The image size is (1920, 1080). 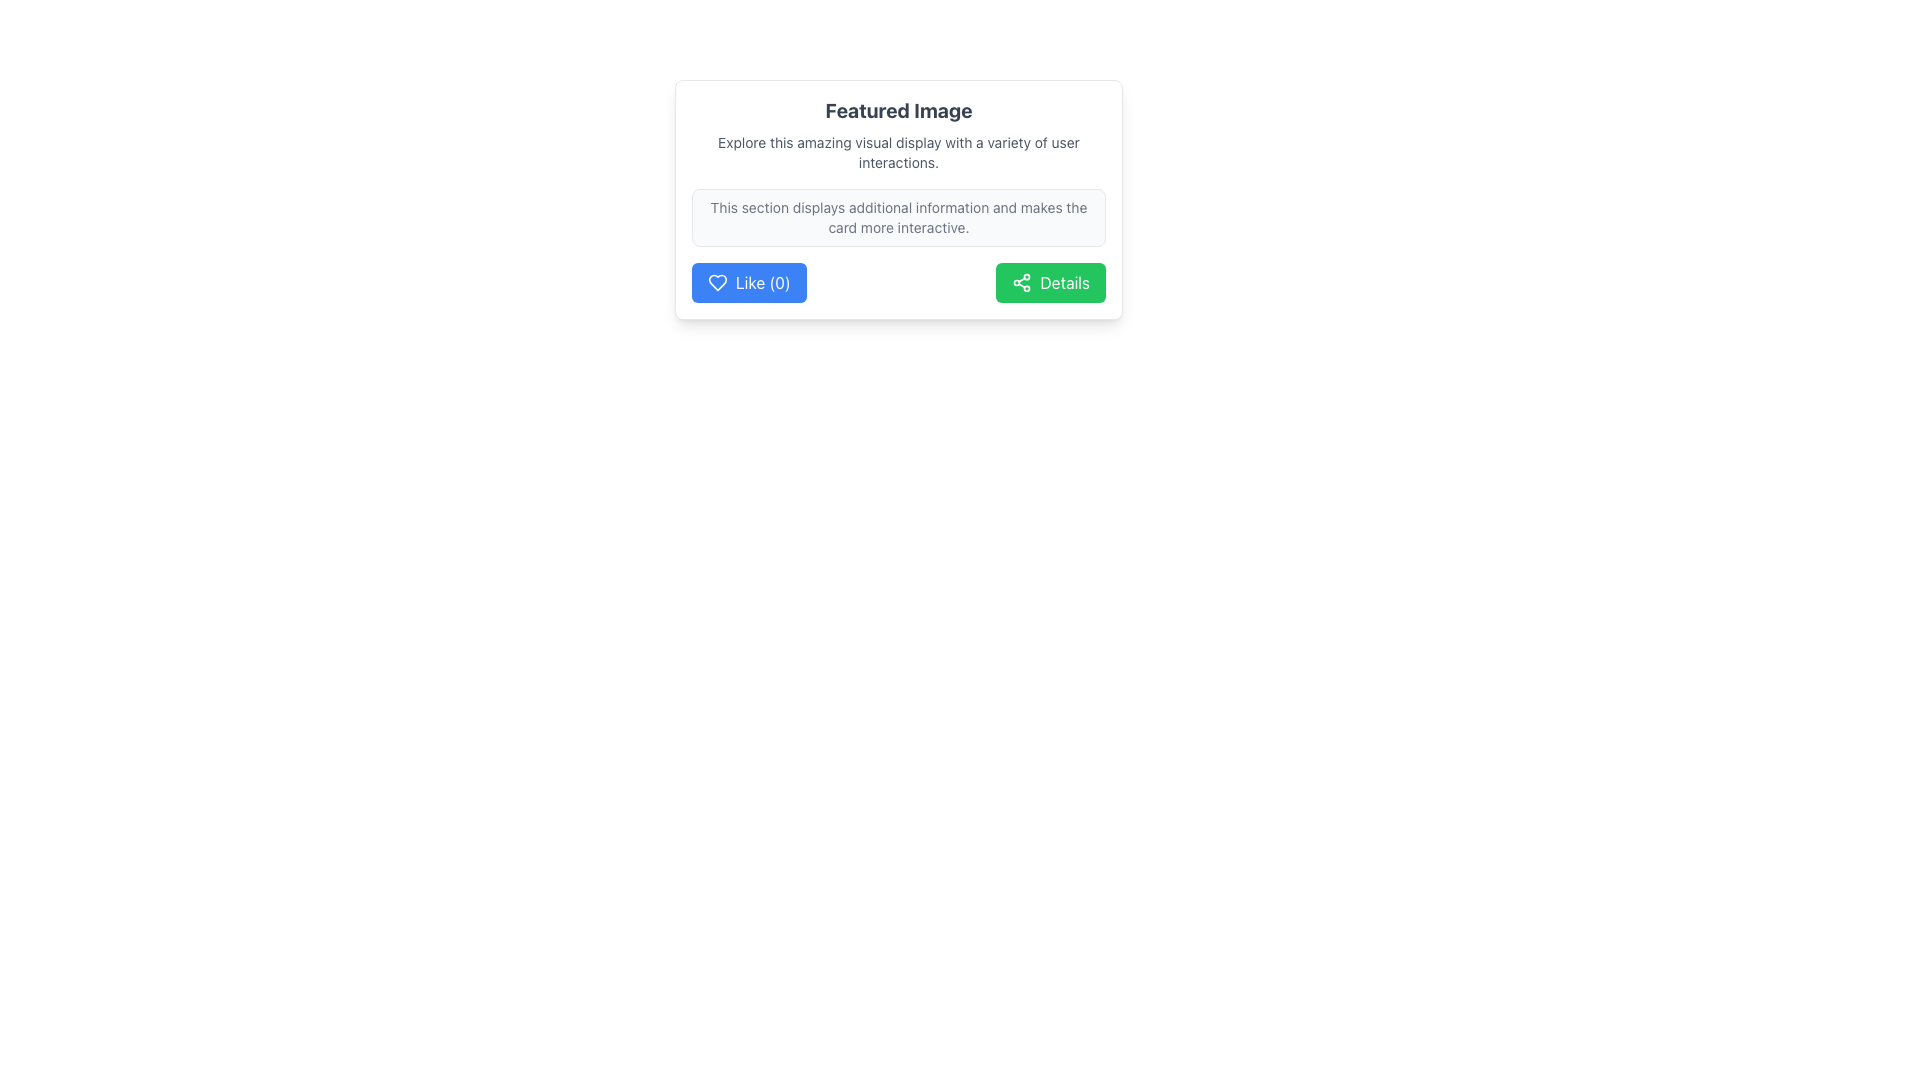 What do you see at coordinates (748, 282) in the screenshot?
I see `the 'Like (0)' button` at bounding box center [748, 282].